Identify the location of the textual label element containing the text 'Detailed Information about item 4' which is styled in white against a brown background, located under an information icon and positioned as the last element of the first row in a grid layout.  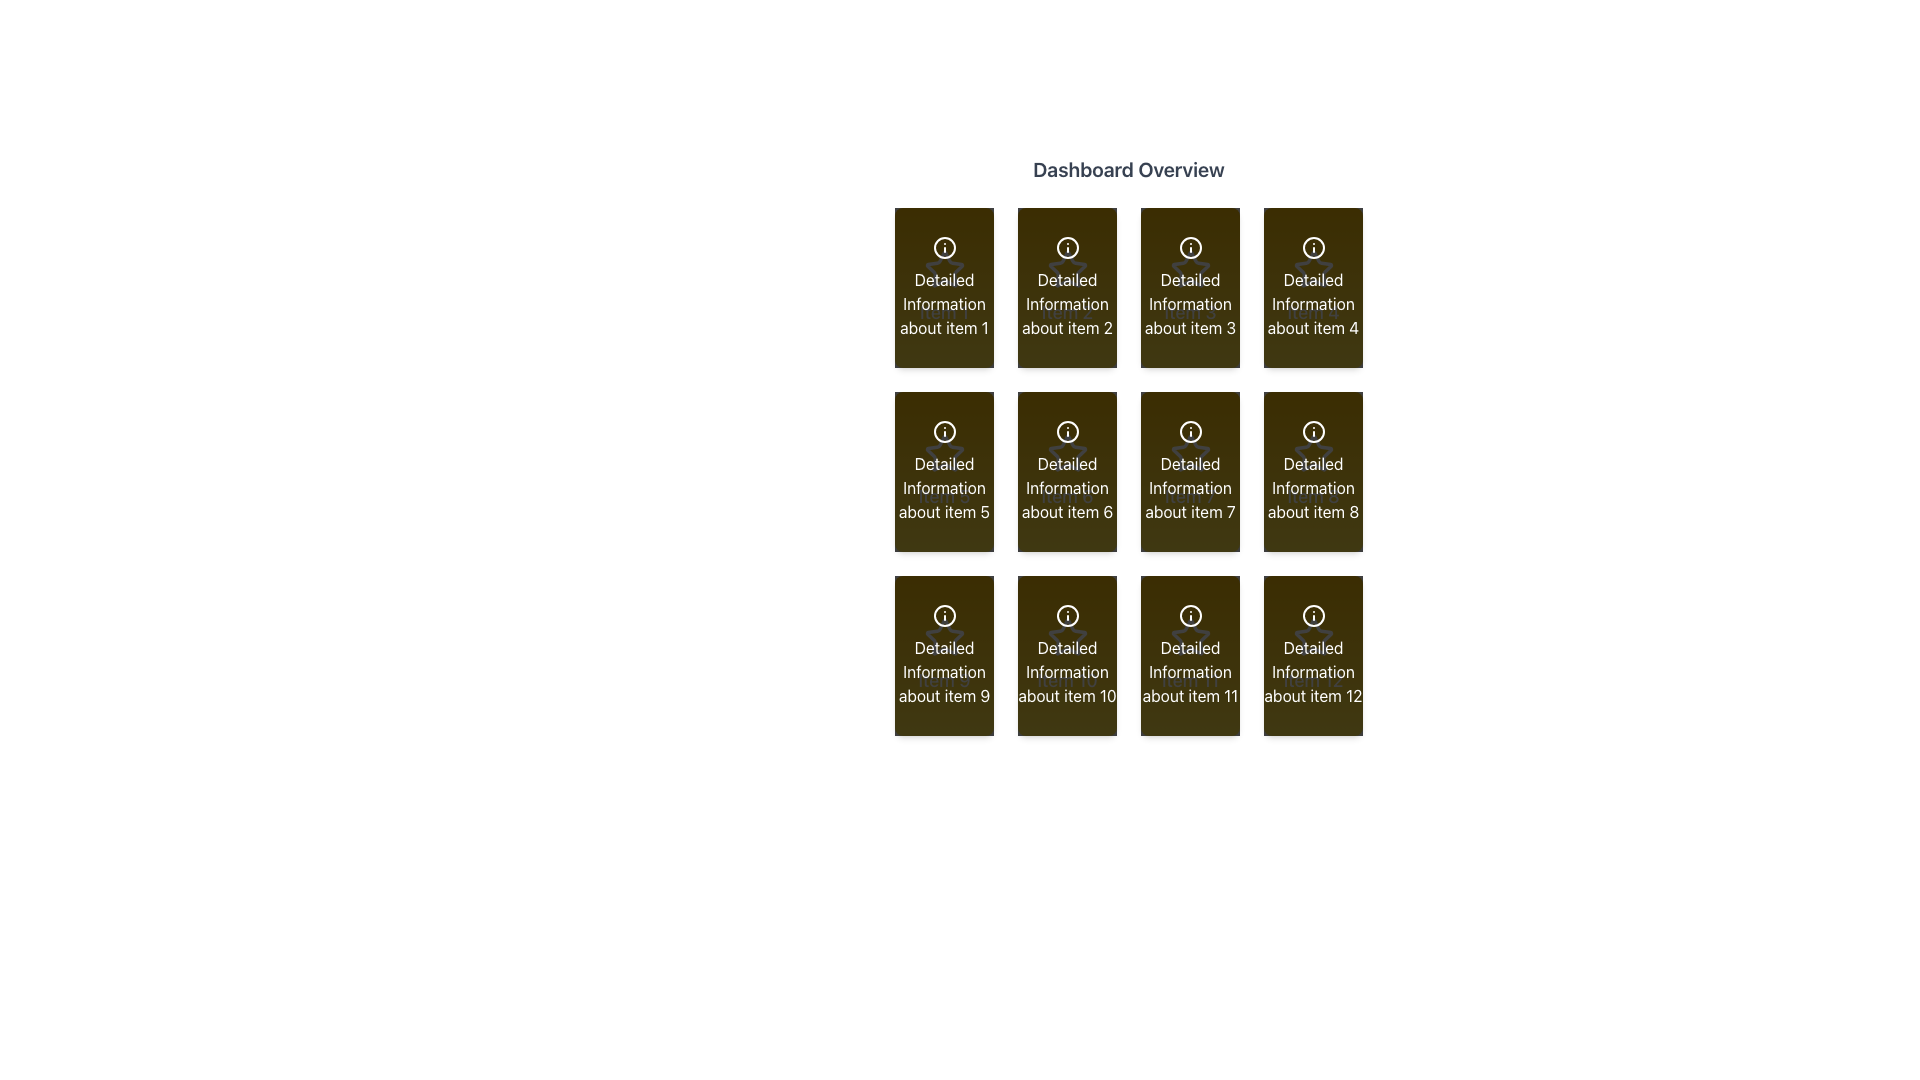
(1313, 304).